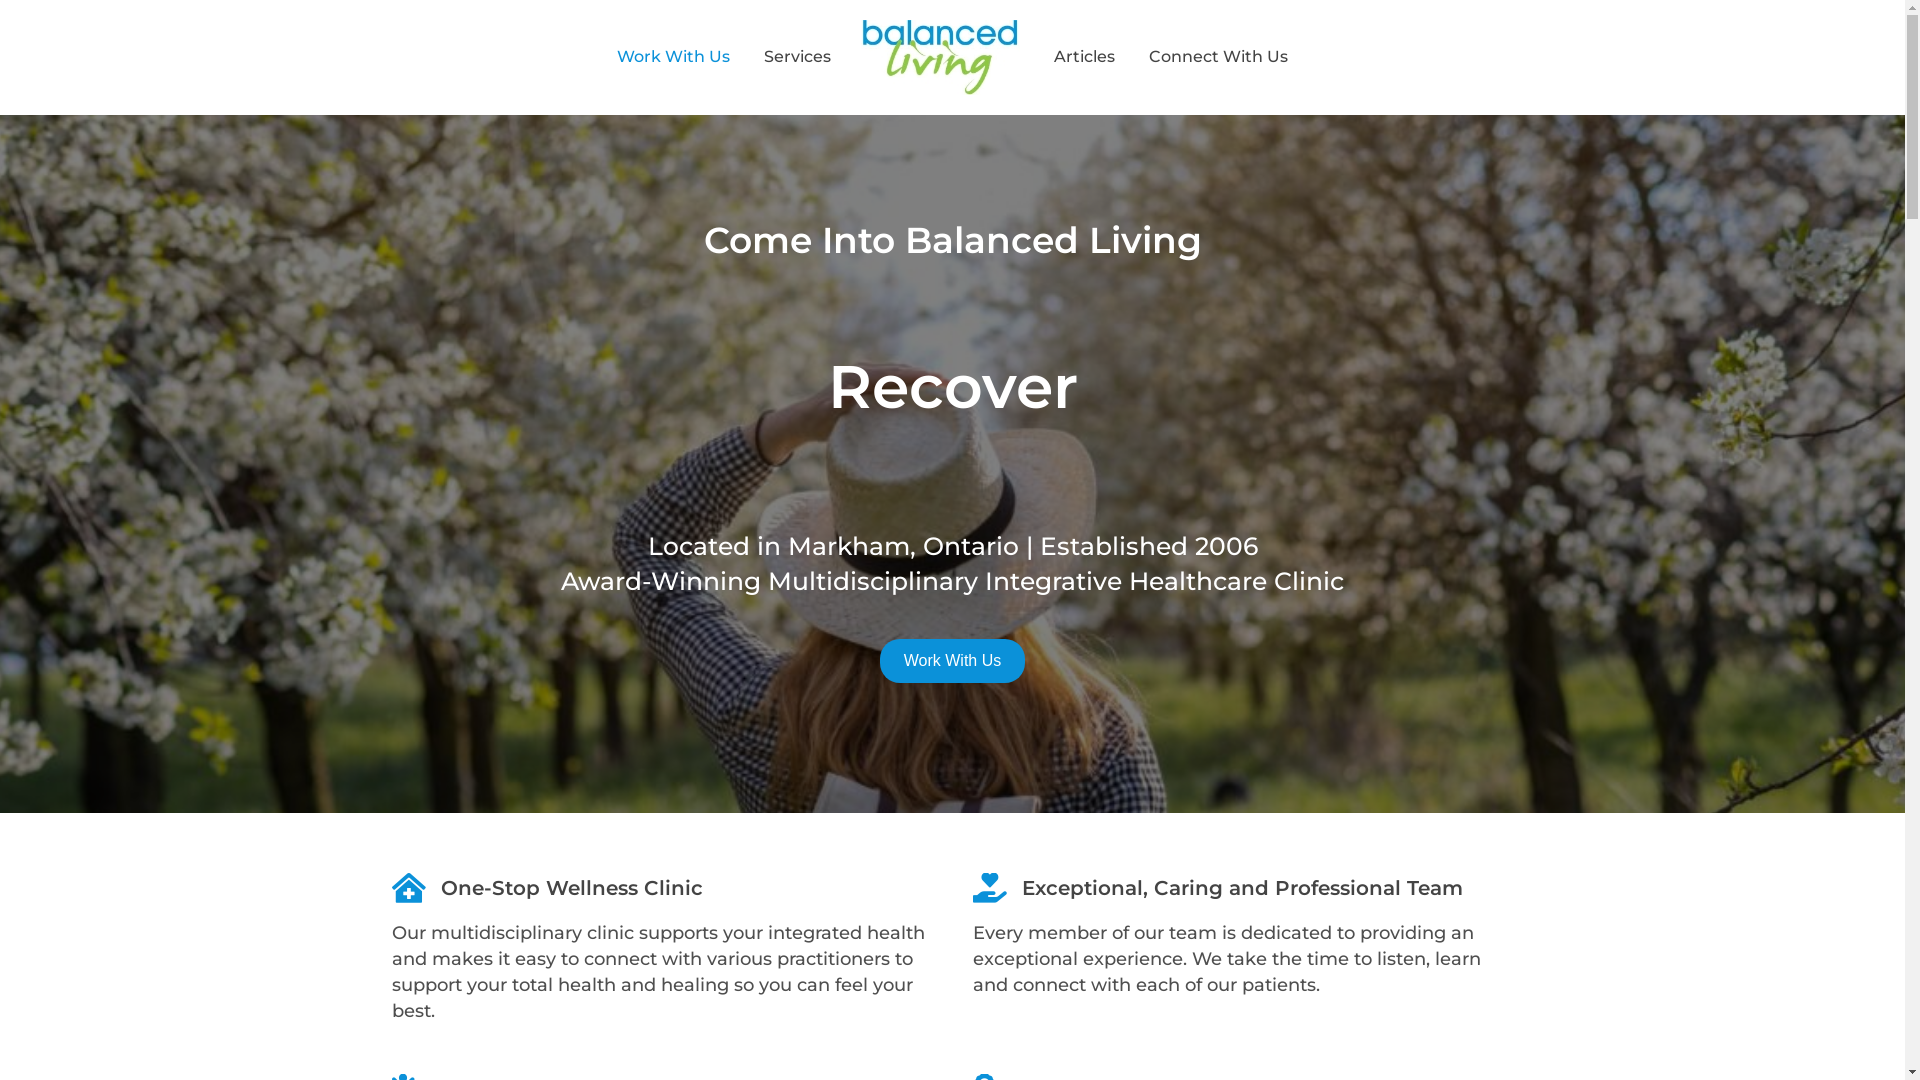 The width and height of the screenshot is (1920, 1080). I want to click on 'Work With Us', so click(951, 660).